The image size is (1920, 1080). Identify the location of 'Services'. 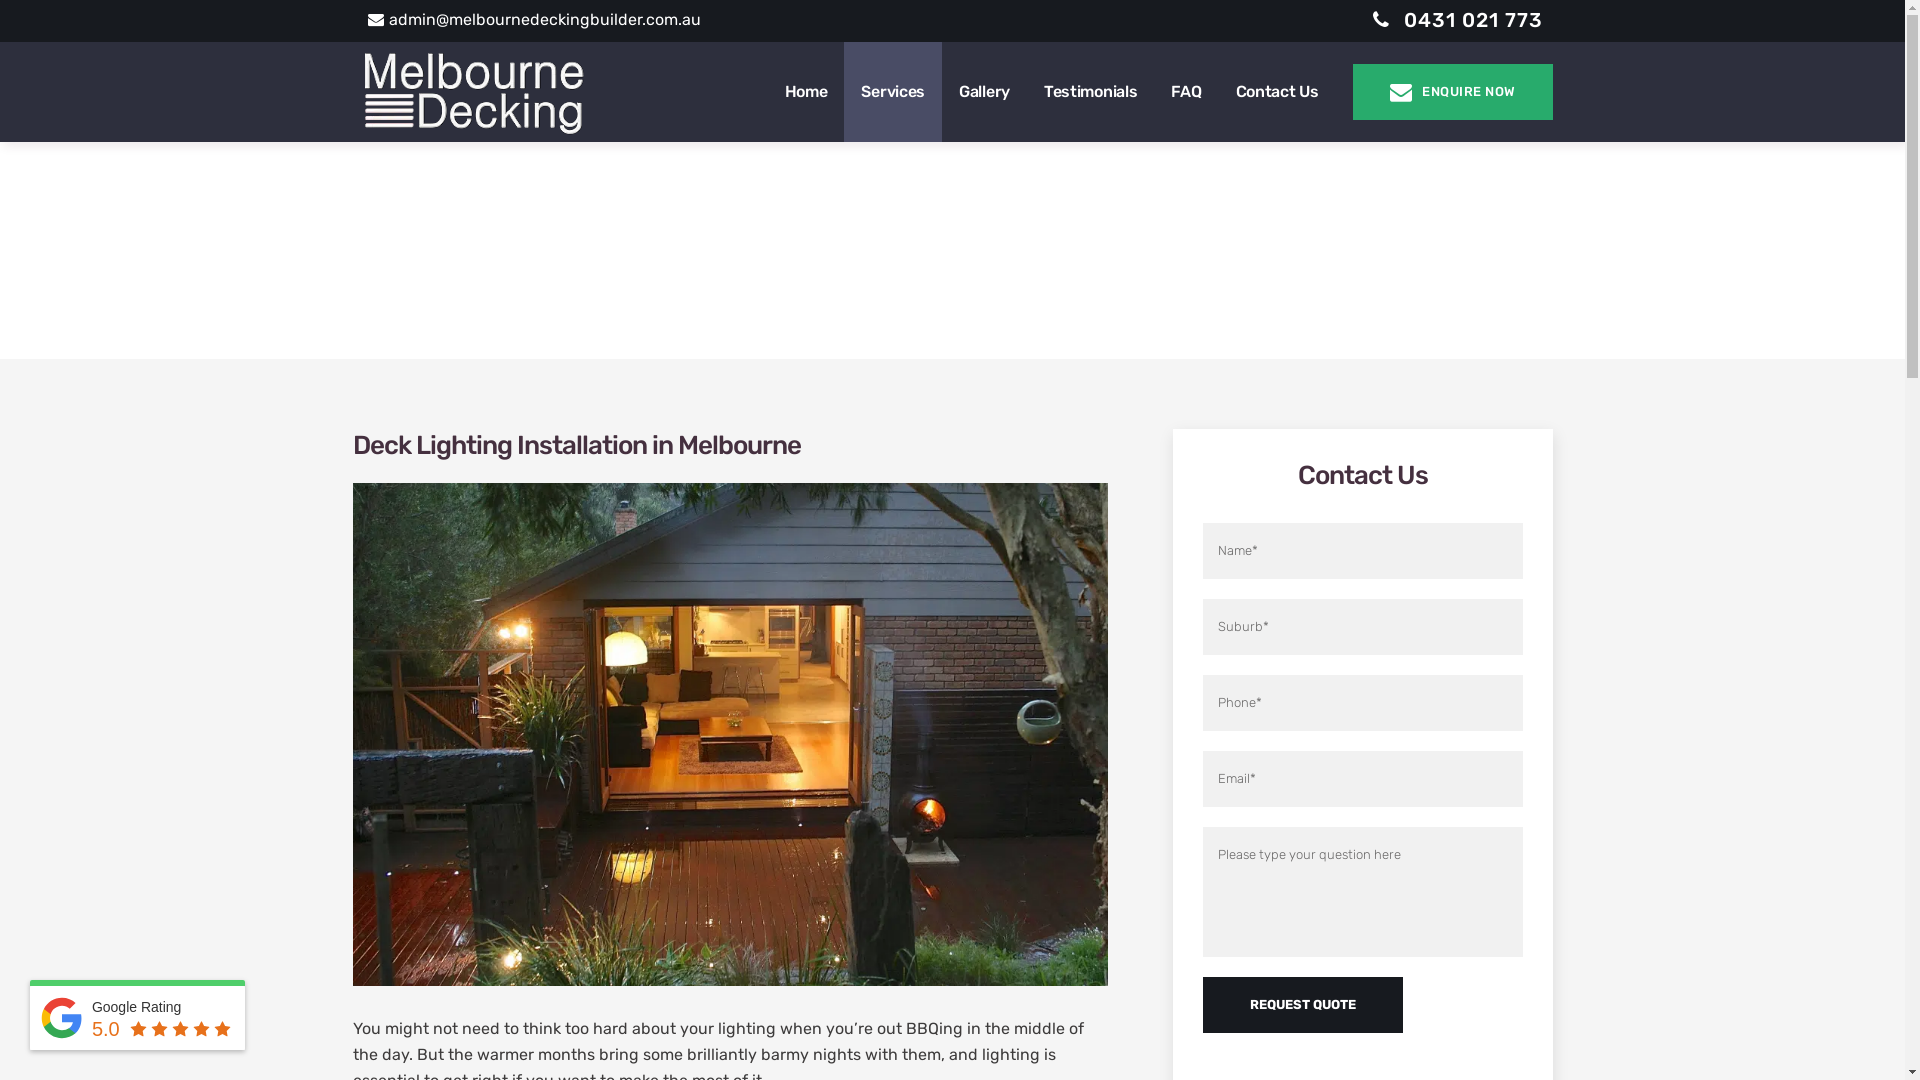
(891, 92).